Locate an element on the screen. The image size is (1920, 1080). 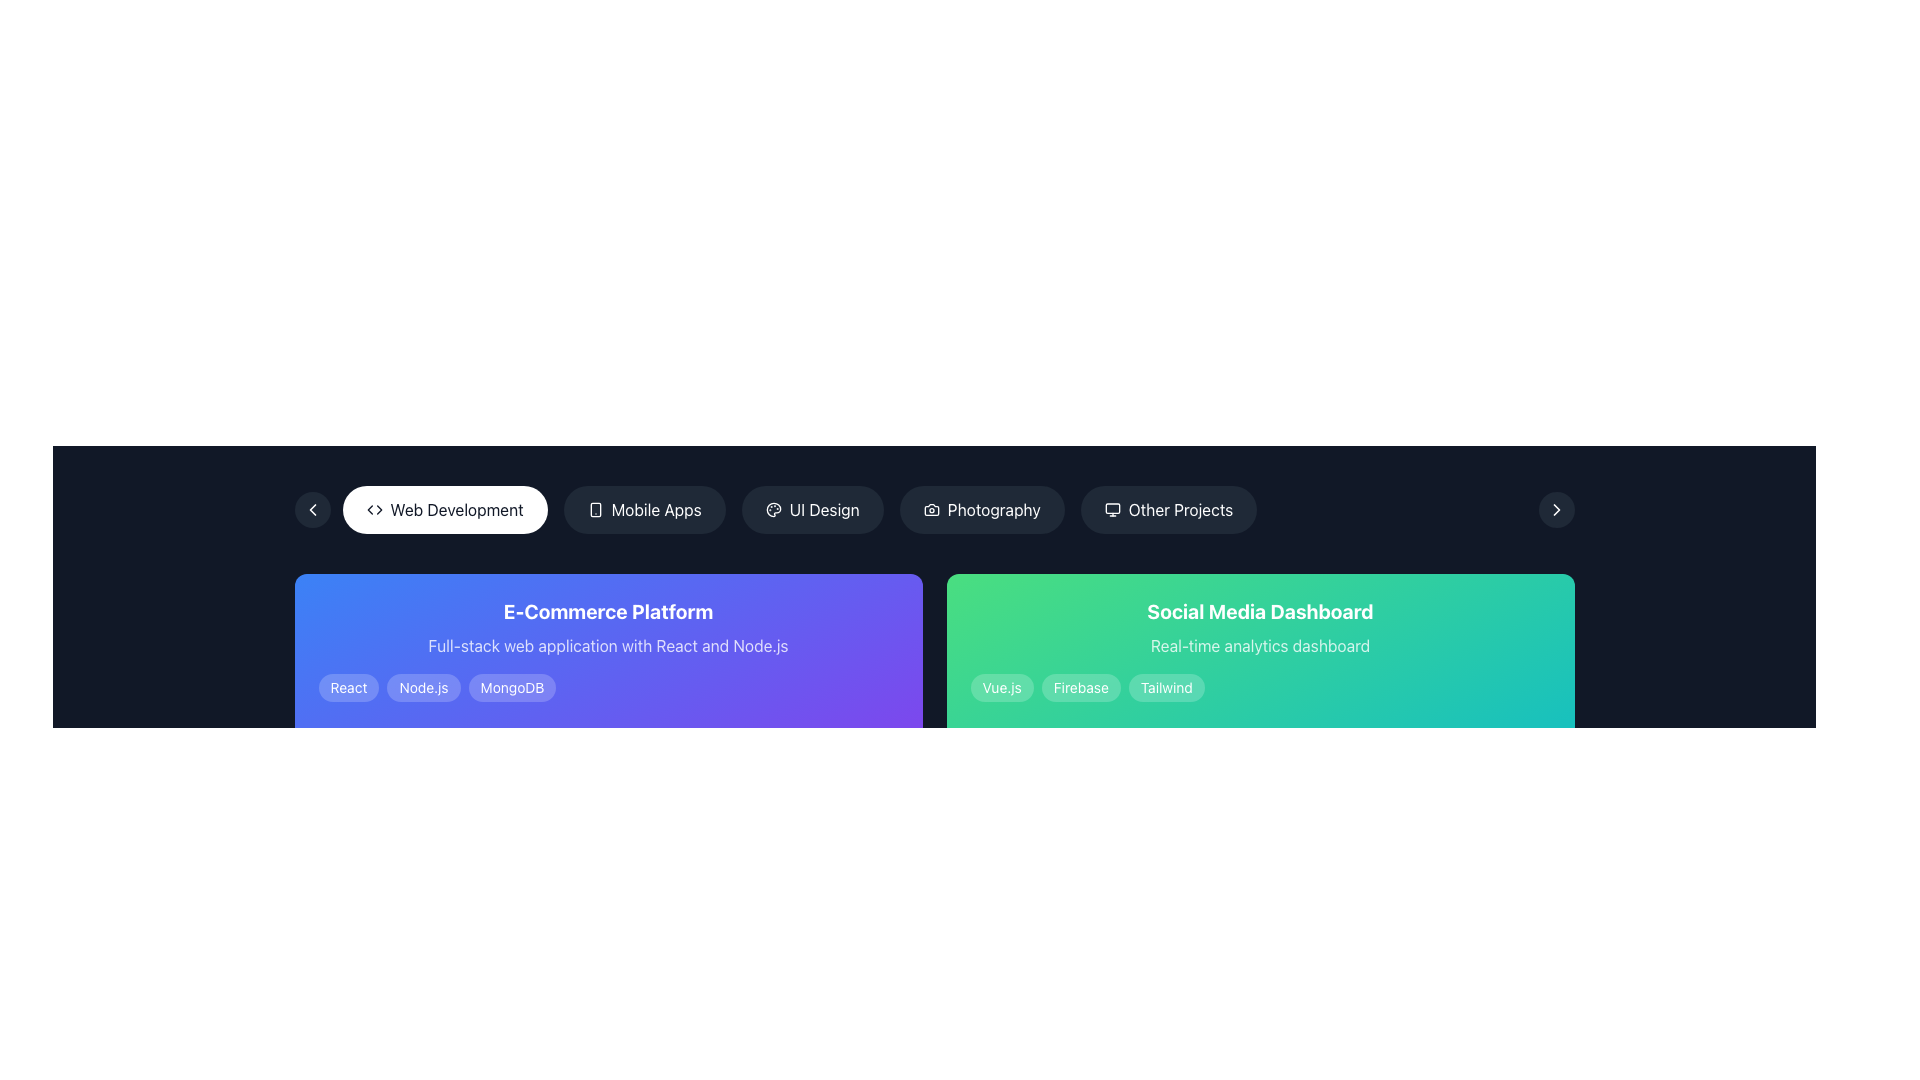
the small circular button with a dark gray background and a white chevron pointing is located at coordinates (1555, 508).